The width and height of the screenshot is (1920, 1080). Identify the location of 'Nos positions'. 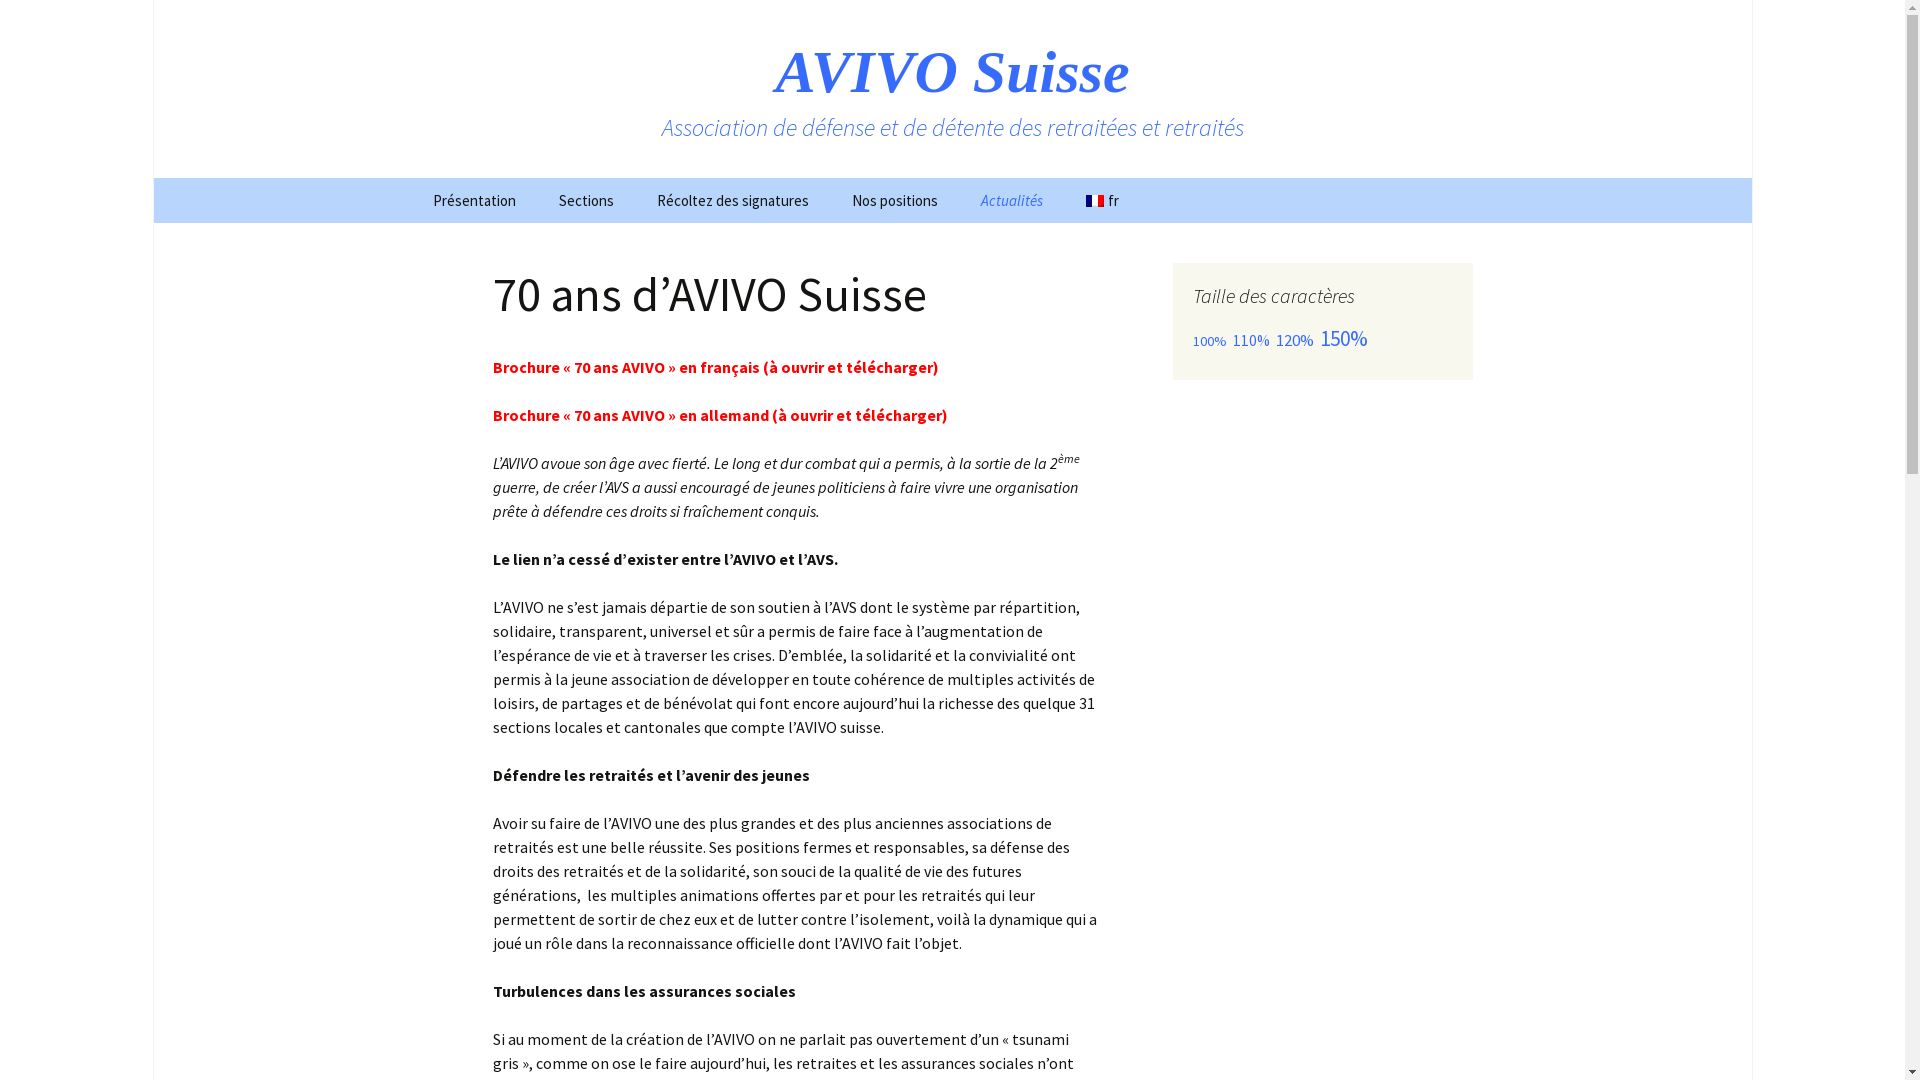
(893, 200).